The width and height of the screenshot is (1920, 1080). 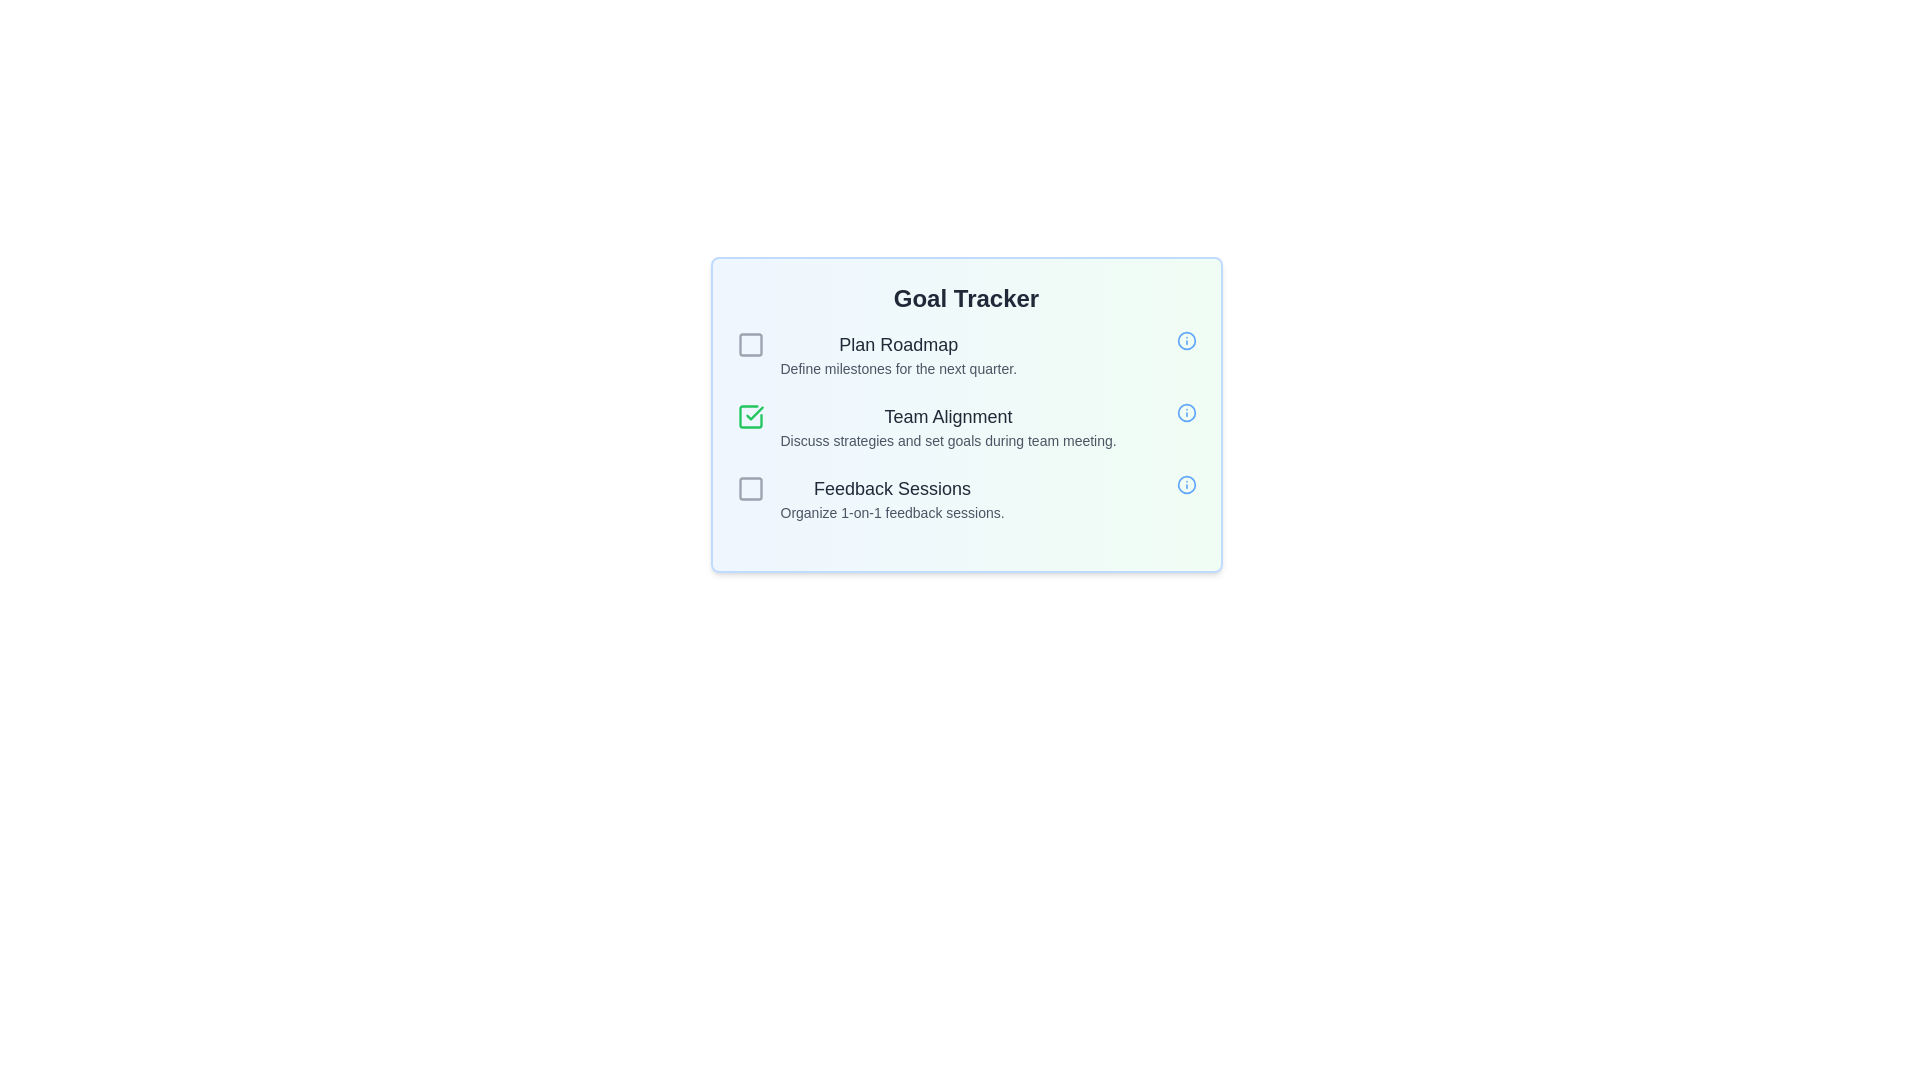 What do you see at coordinates (749, 489) in the screenshot?
I see `the checkbox located to the left of the 'Feedback Sessions' label` at bounding box center [749, 489].